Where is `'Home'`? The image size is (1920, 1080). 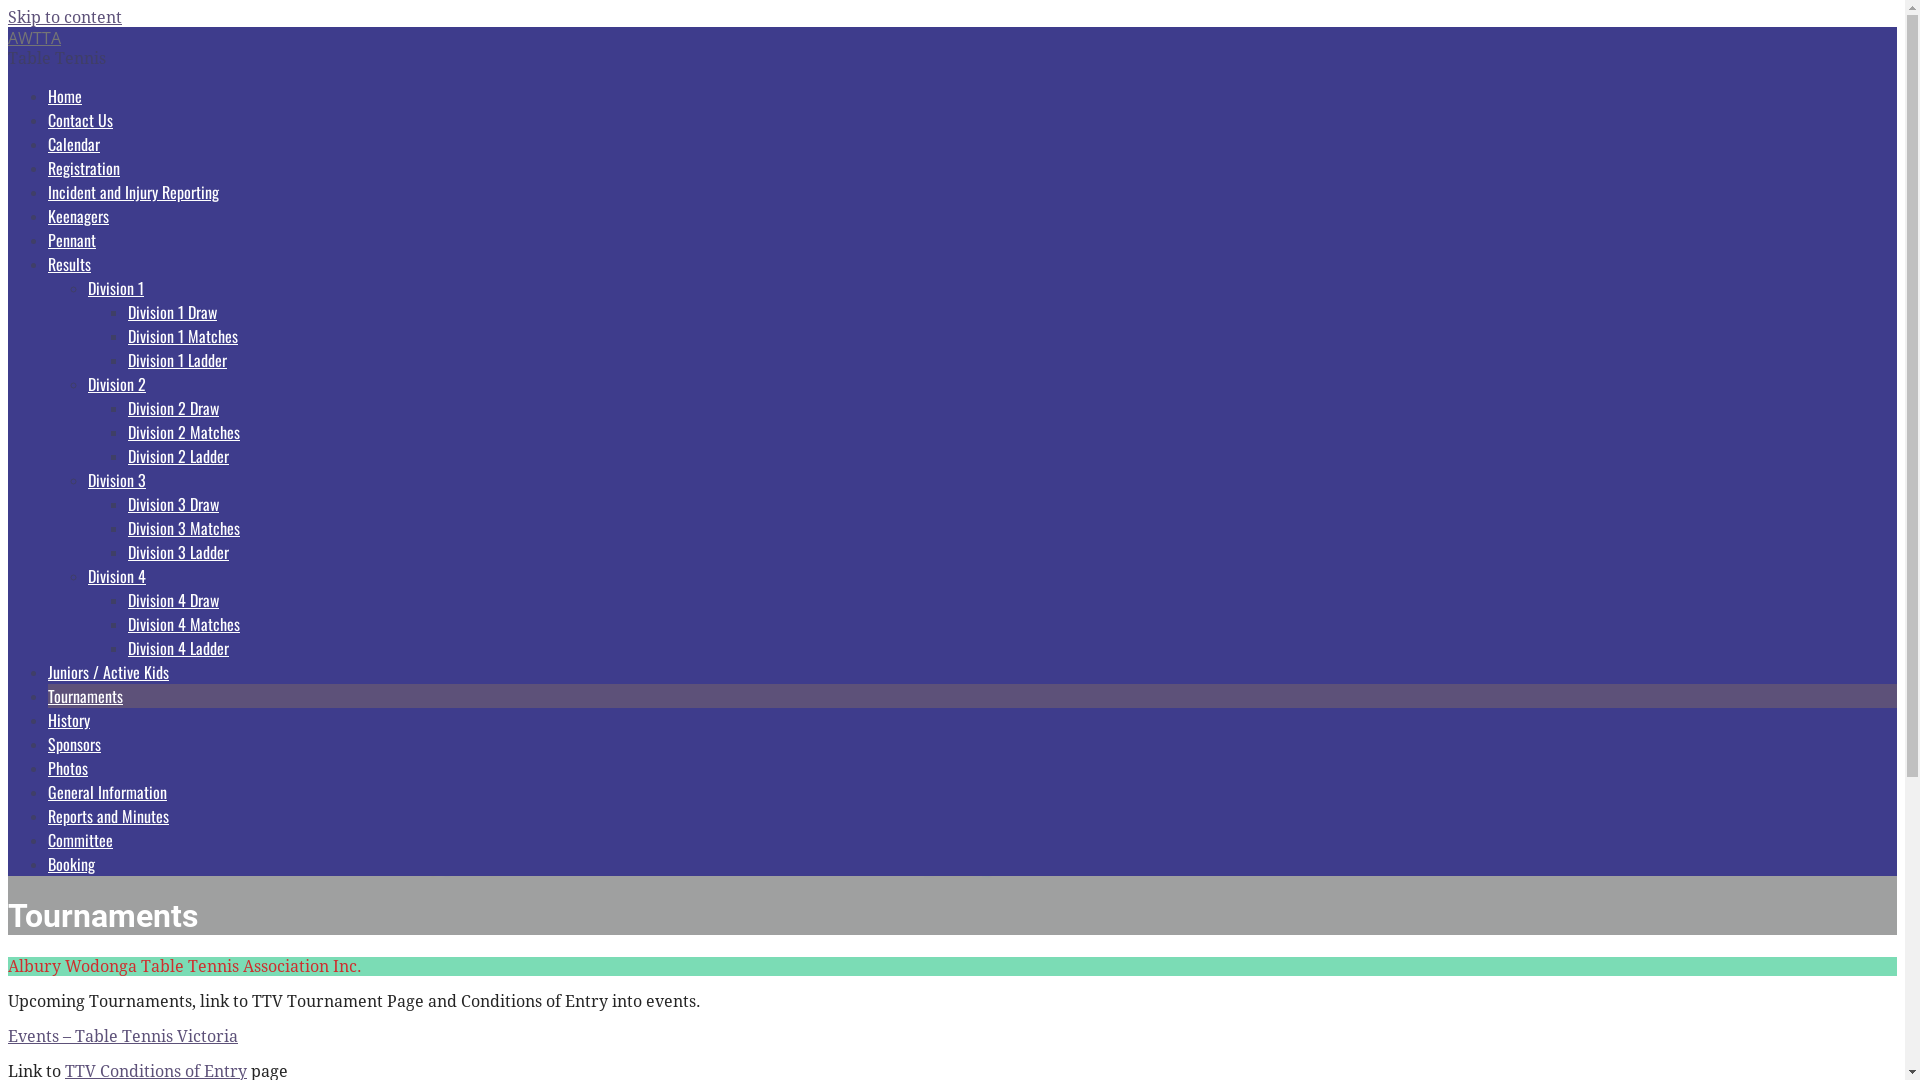 'Home' is located at coordinates (65, 96).